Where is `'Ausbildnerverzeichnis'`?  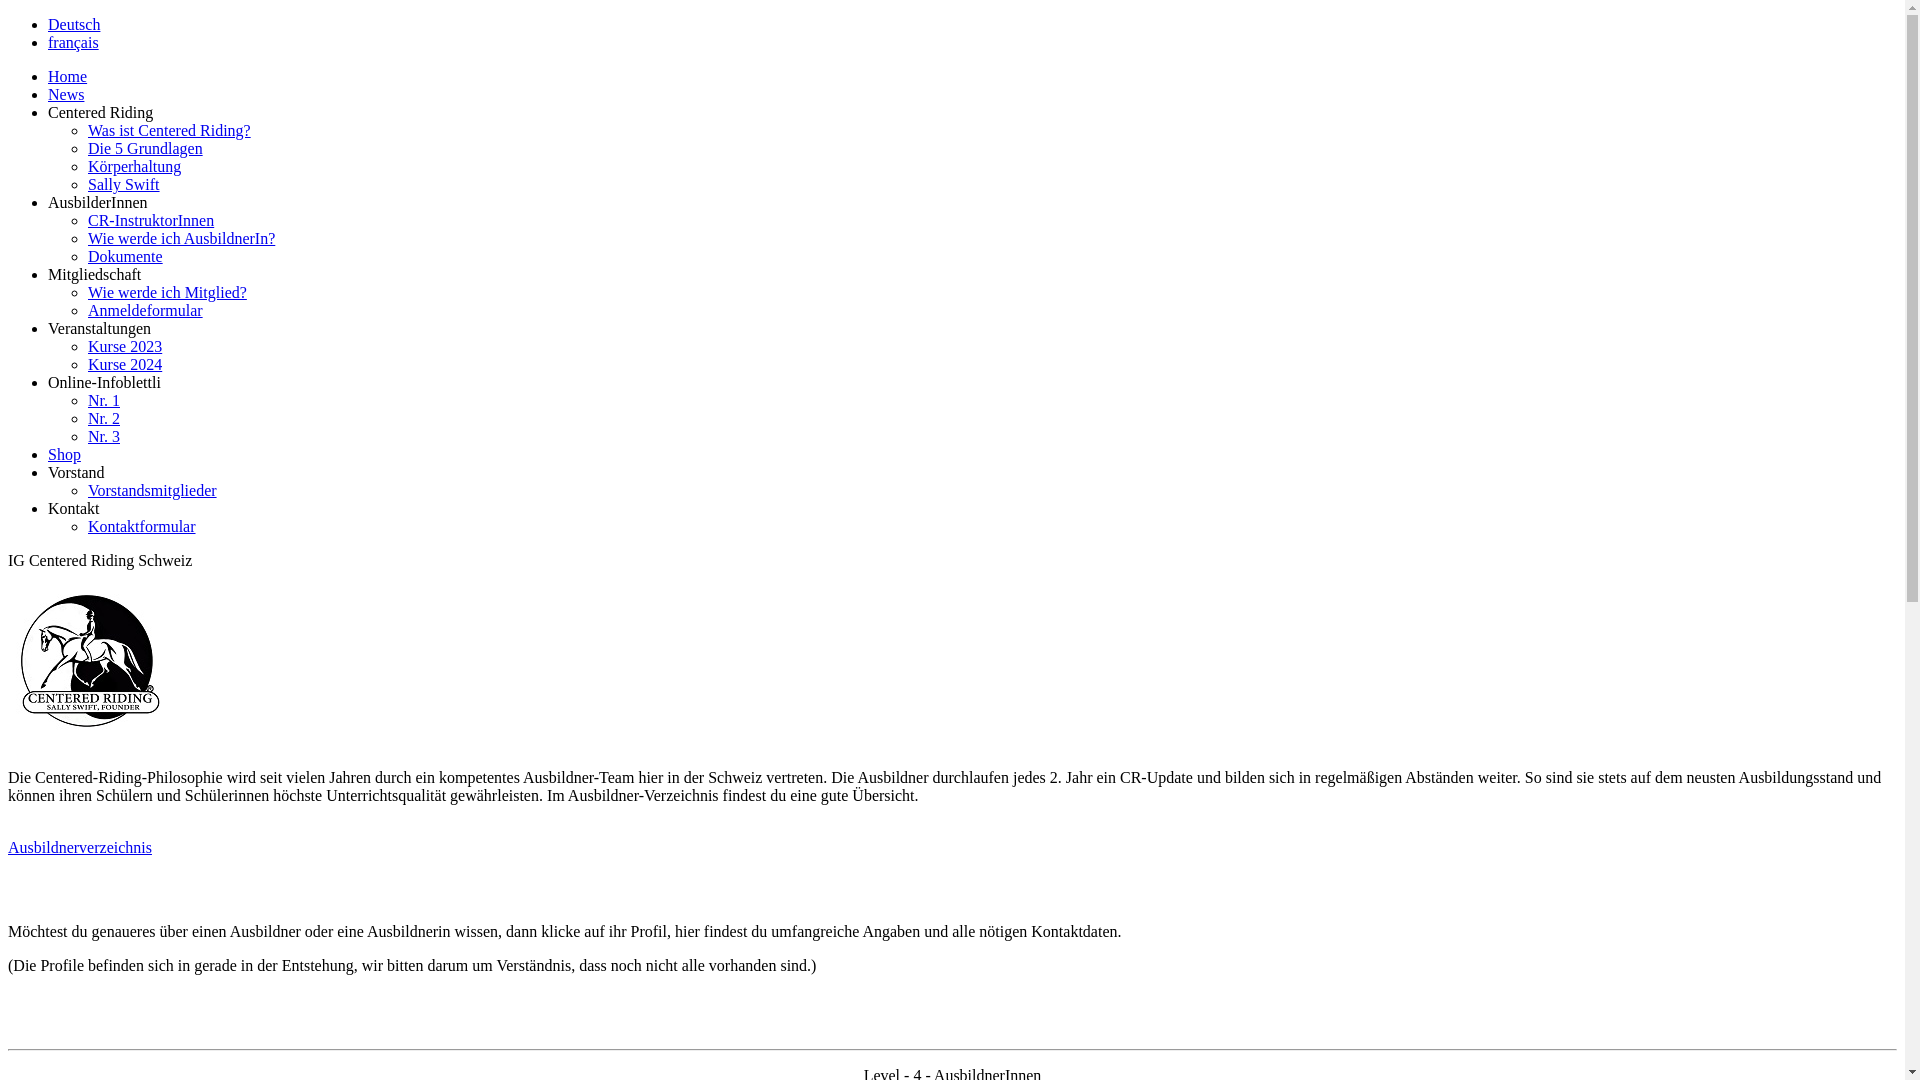 'Ausbildnerverzeichnis' is located at coordinates (80, 847).